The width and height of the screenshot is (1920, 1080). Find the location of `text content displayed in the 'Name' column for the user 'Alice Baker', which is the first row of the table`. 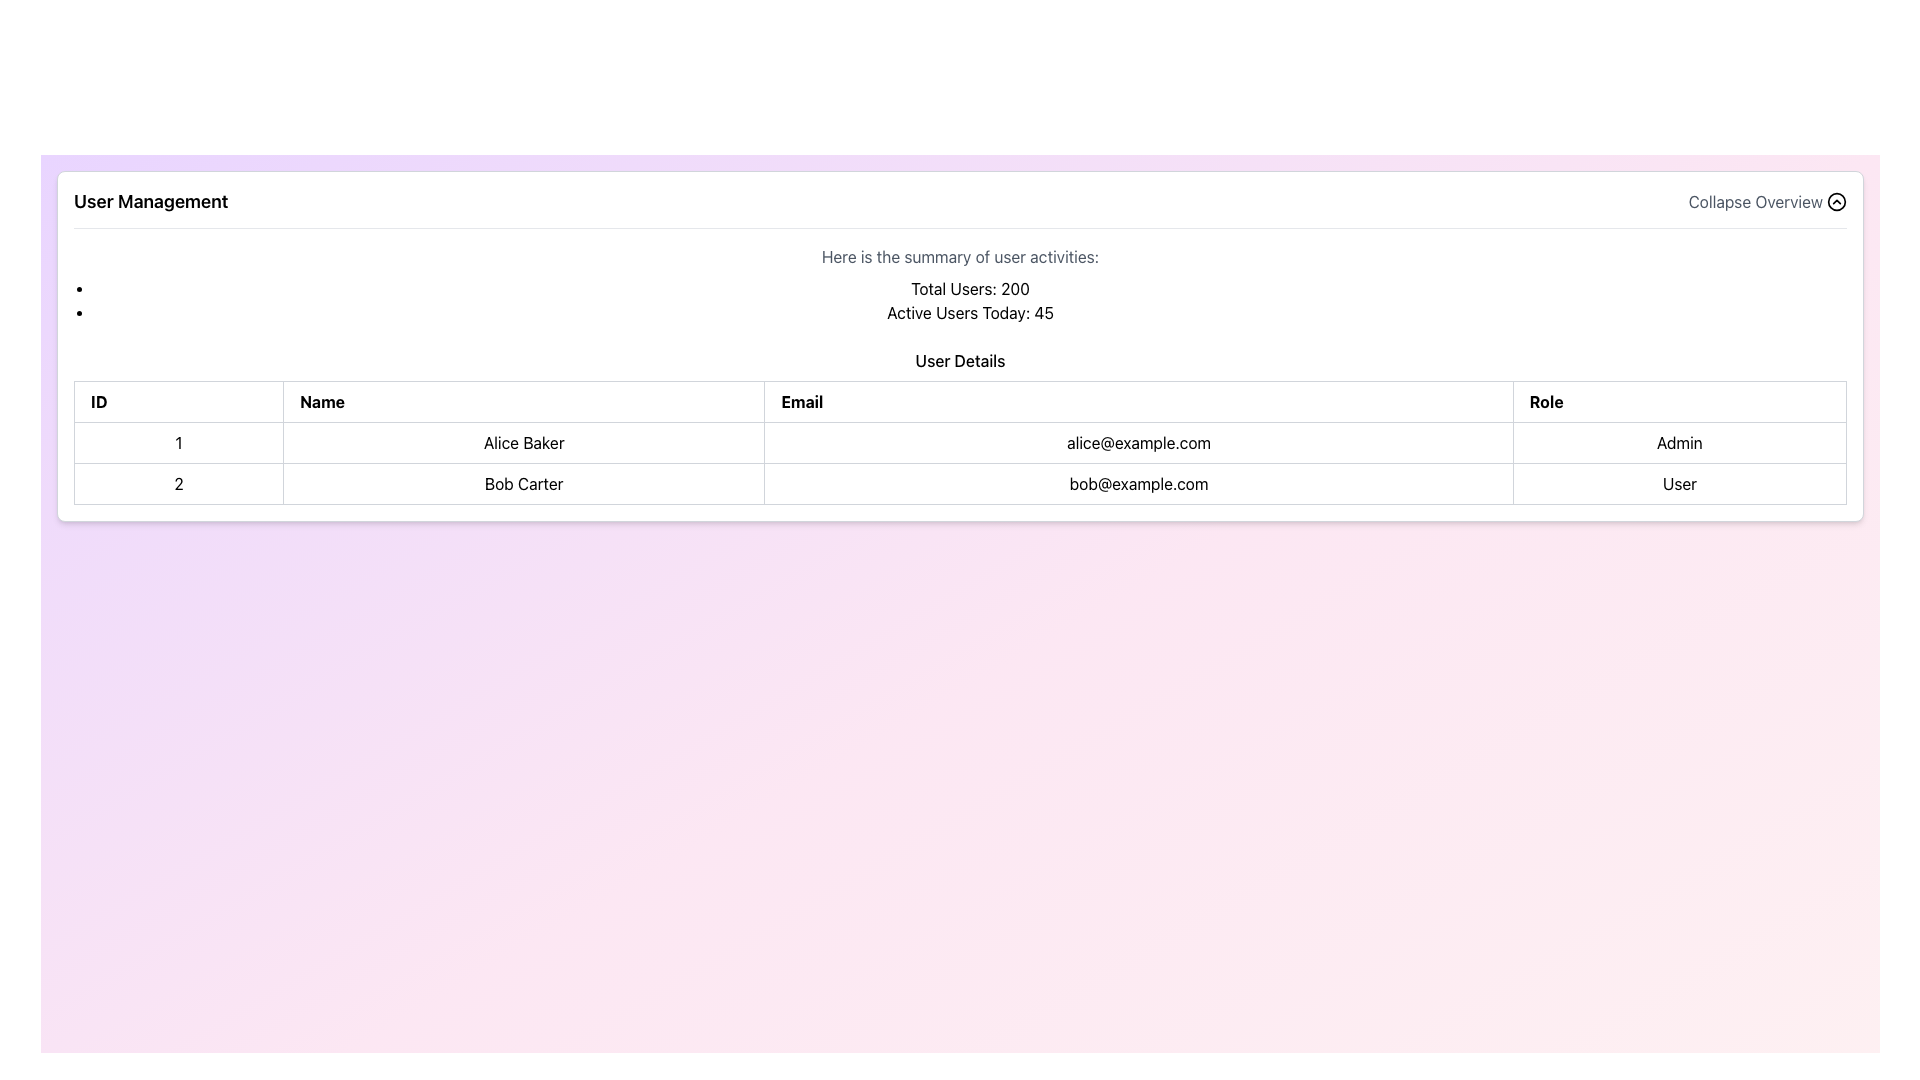

text content displayed in the 'Name' column for the user 'Alice Baker', which is the first row of the table is located at coordinates (524, 442).